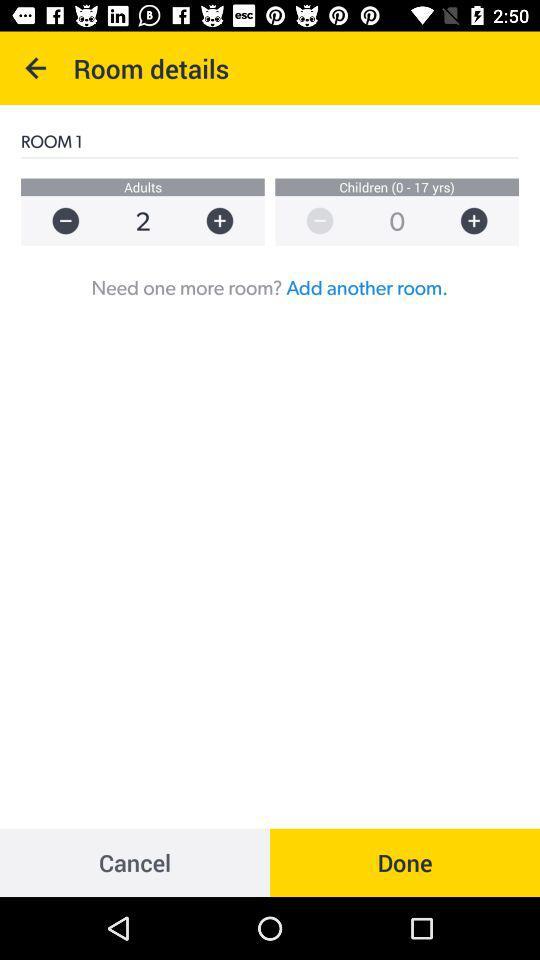  Describe the element at coordinates (36, 68) in the screenshot. I see `the item to the left of the room details icon` at that location.